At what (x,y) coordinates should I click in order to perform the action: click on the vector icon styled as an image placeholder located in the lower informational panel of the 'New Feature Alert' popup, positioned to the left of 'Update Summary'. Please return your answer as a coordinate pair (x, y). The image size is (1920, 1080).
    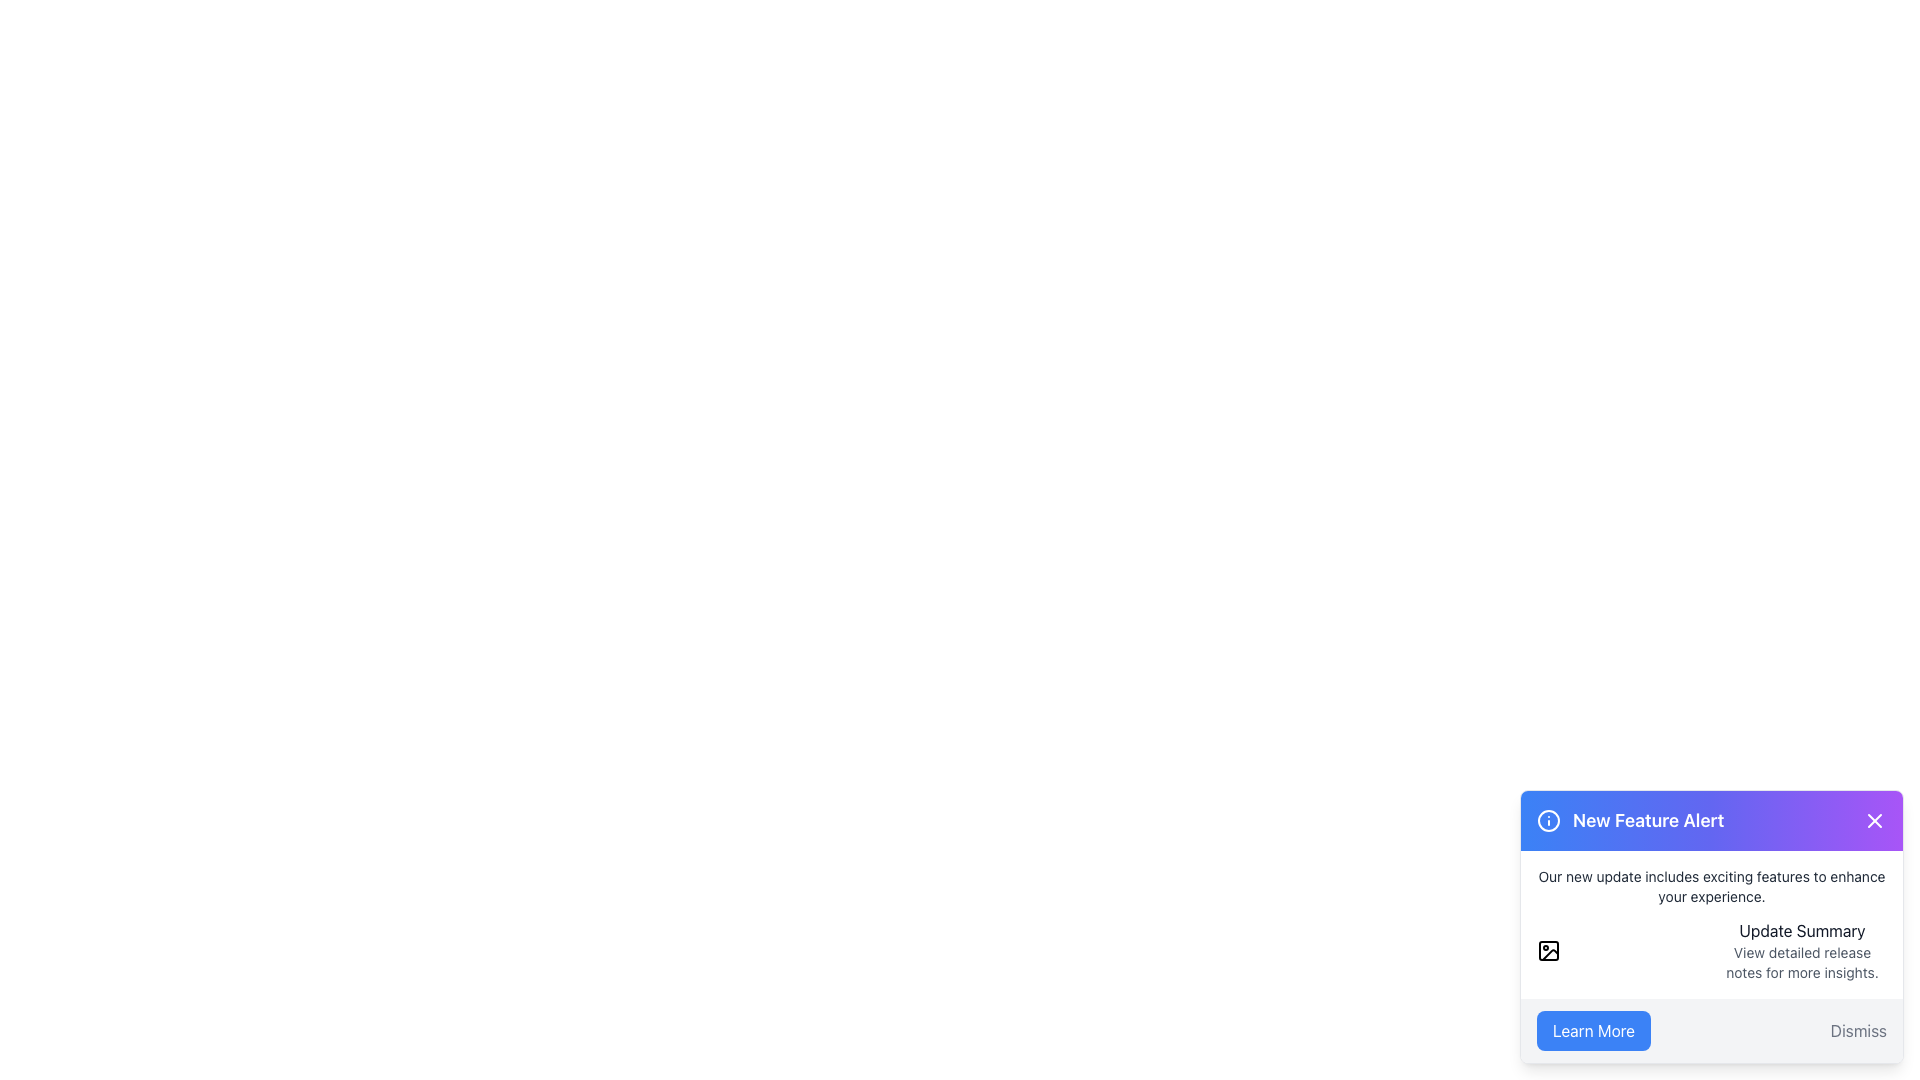
    Looking at the image, I should click on (1548, 950).